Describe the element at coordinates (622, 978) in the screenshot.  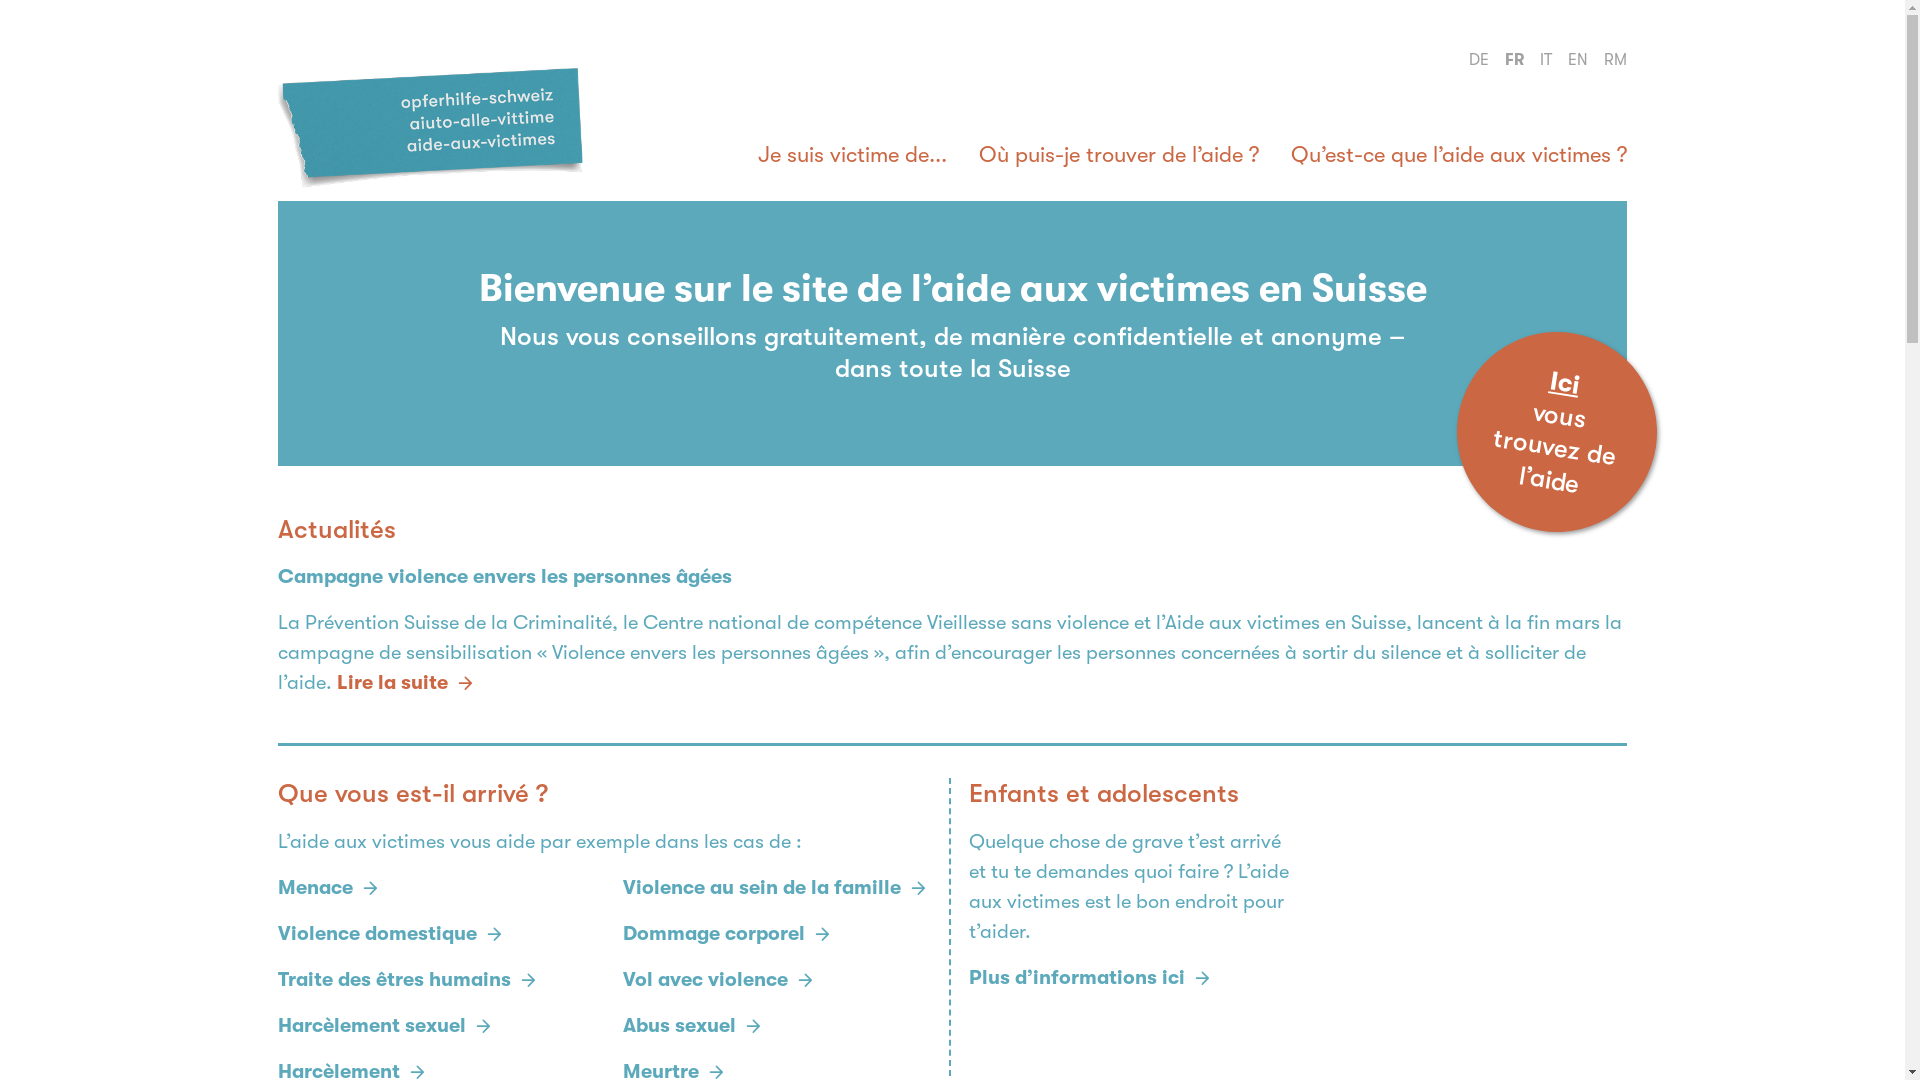
I see `'Vol avec violence'` at that location.